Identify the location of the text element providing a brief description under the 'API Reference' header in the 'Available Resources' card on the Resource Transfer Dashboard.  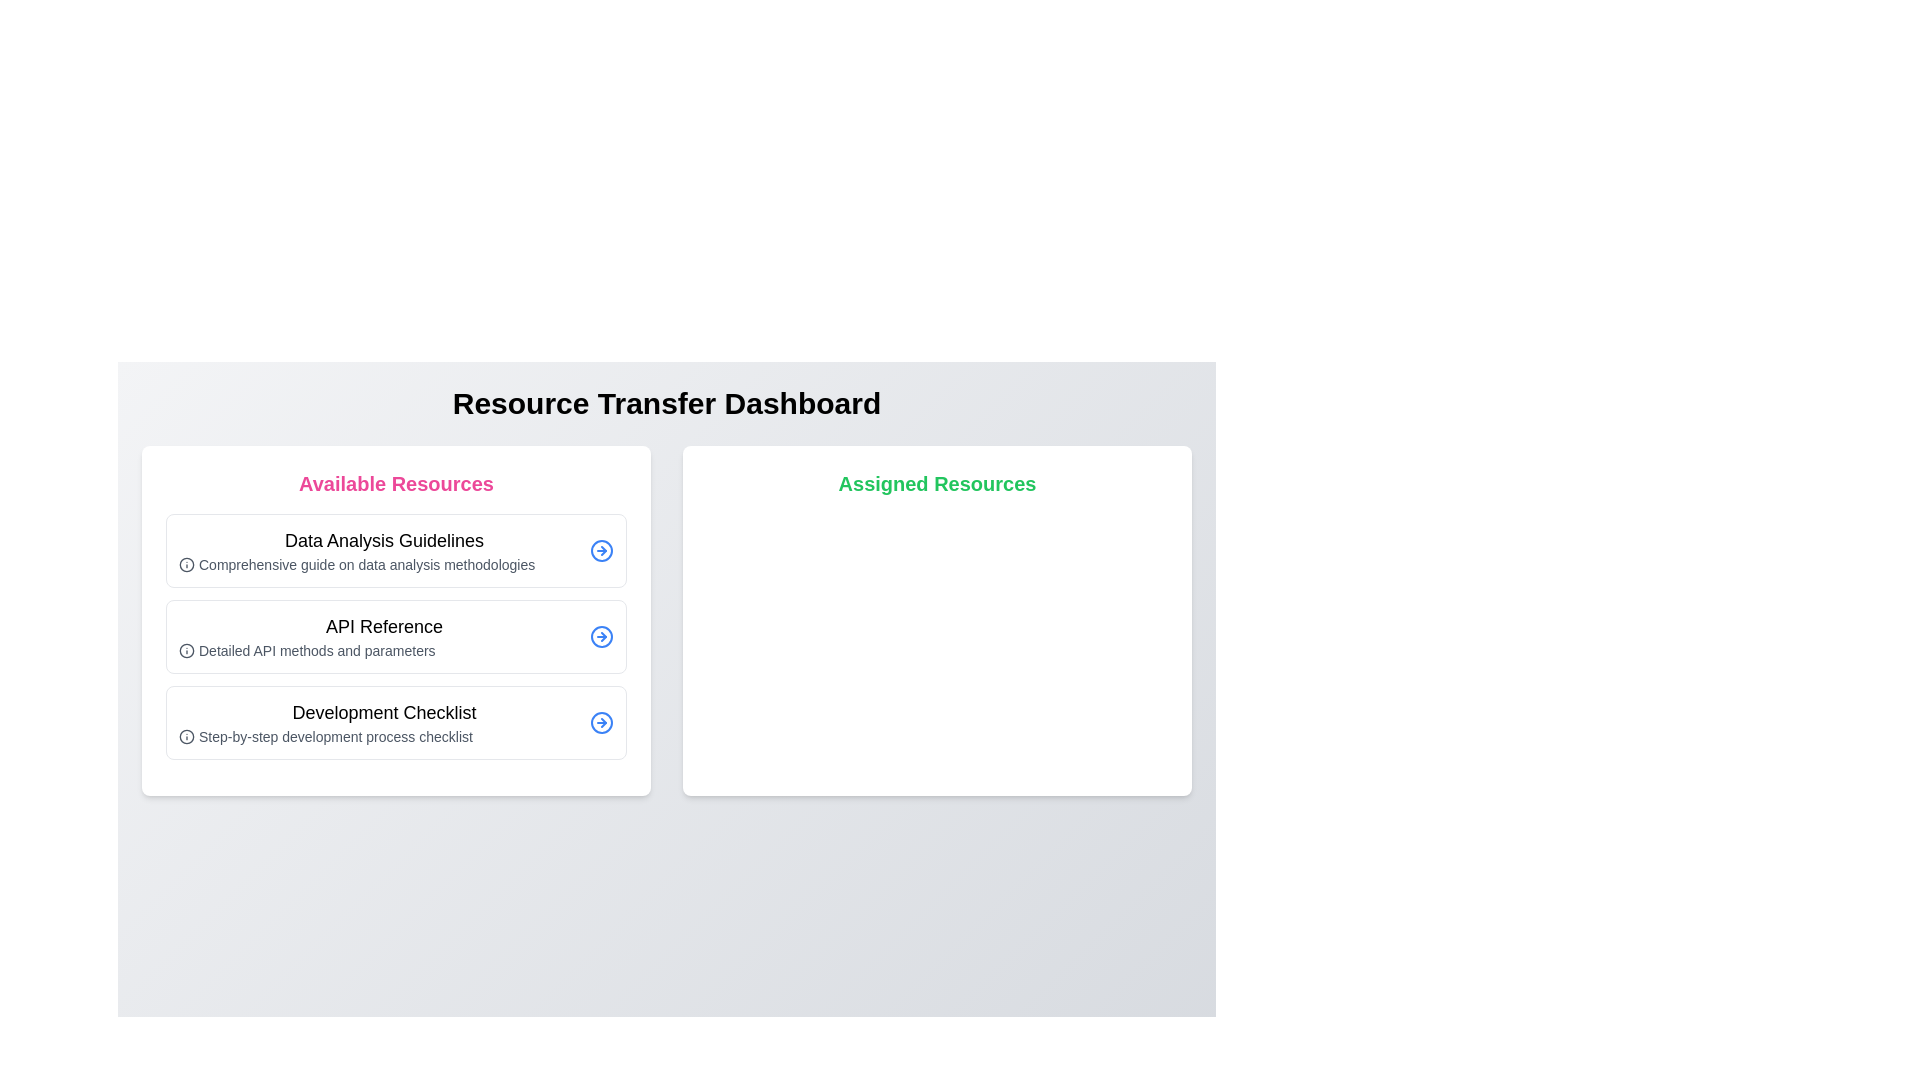
(384, 651).